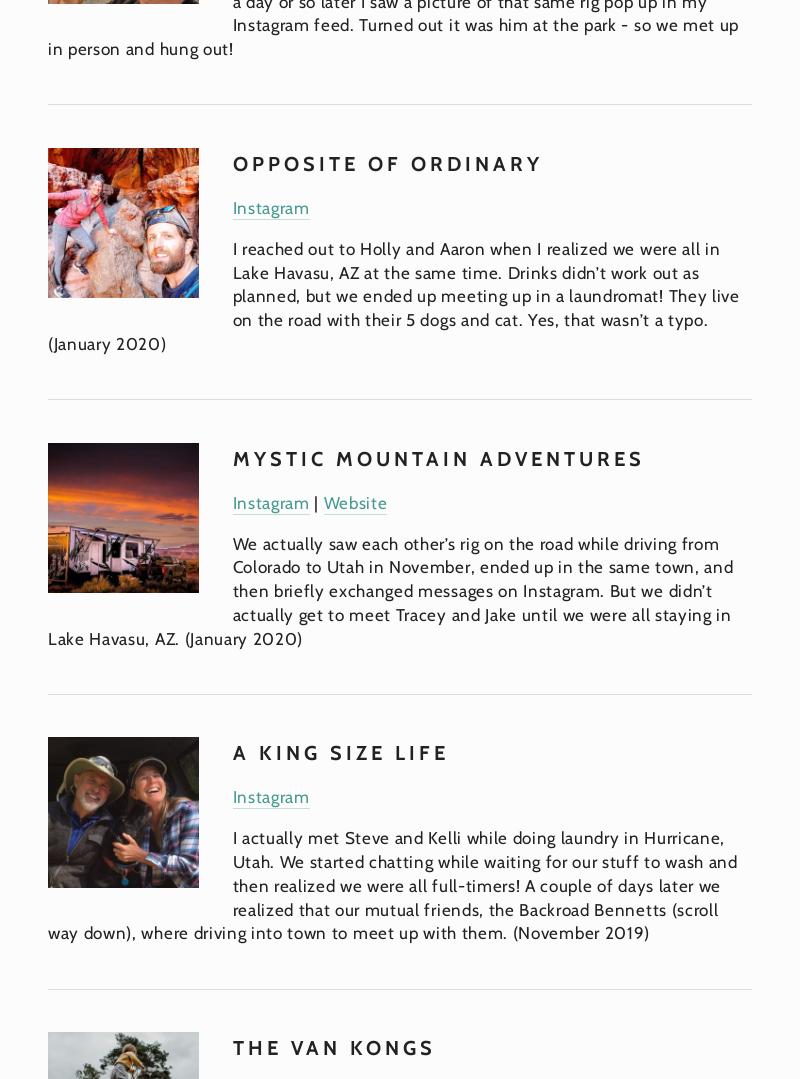 The width and height of the screenshot is (800, 1079). Describe the element at coordinates (332, 1047) in the screenshot. I see `'The Van Kongs'` at that location.